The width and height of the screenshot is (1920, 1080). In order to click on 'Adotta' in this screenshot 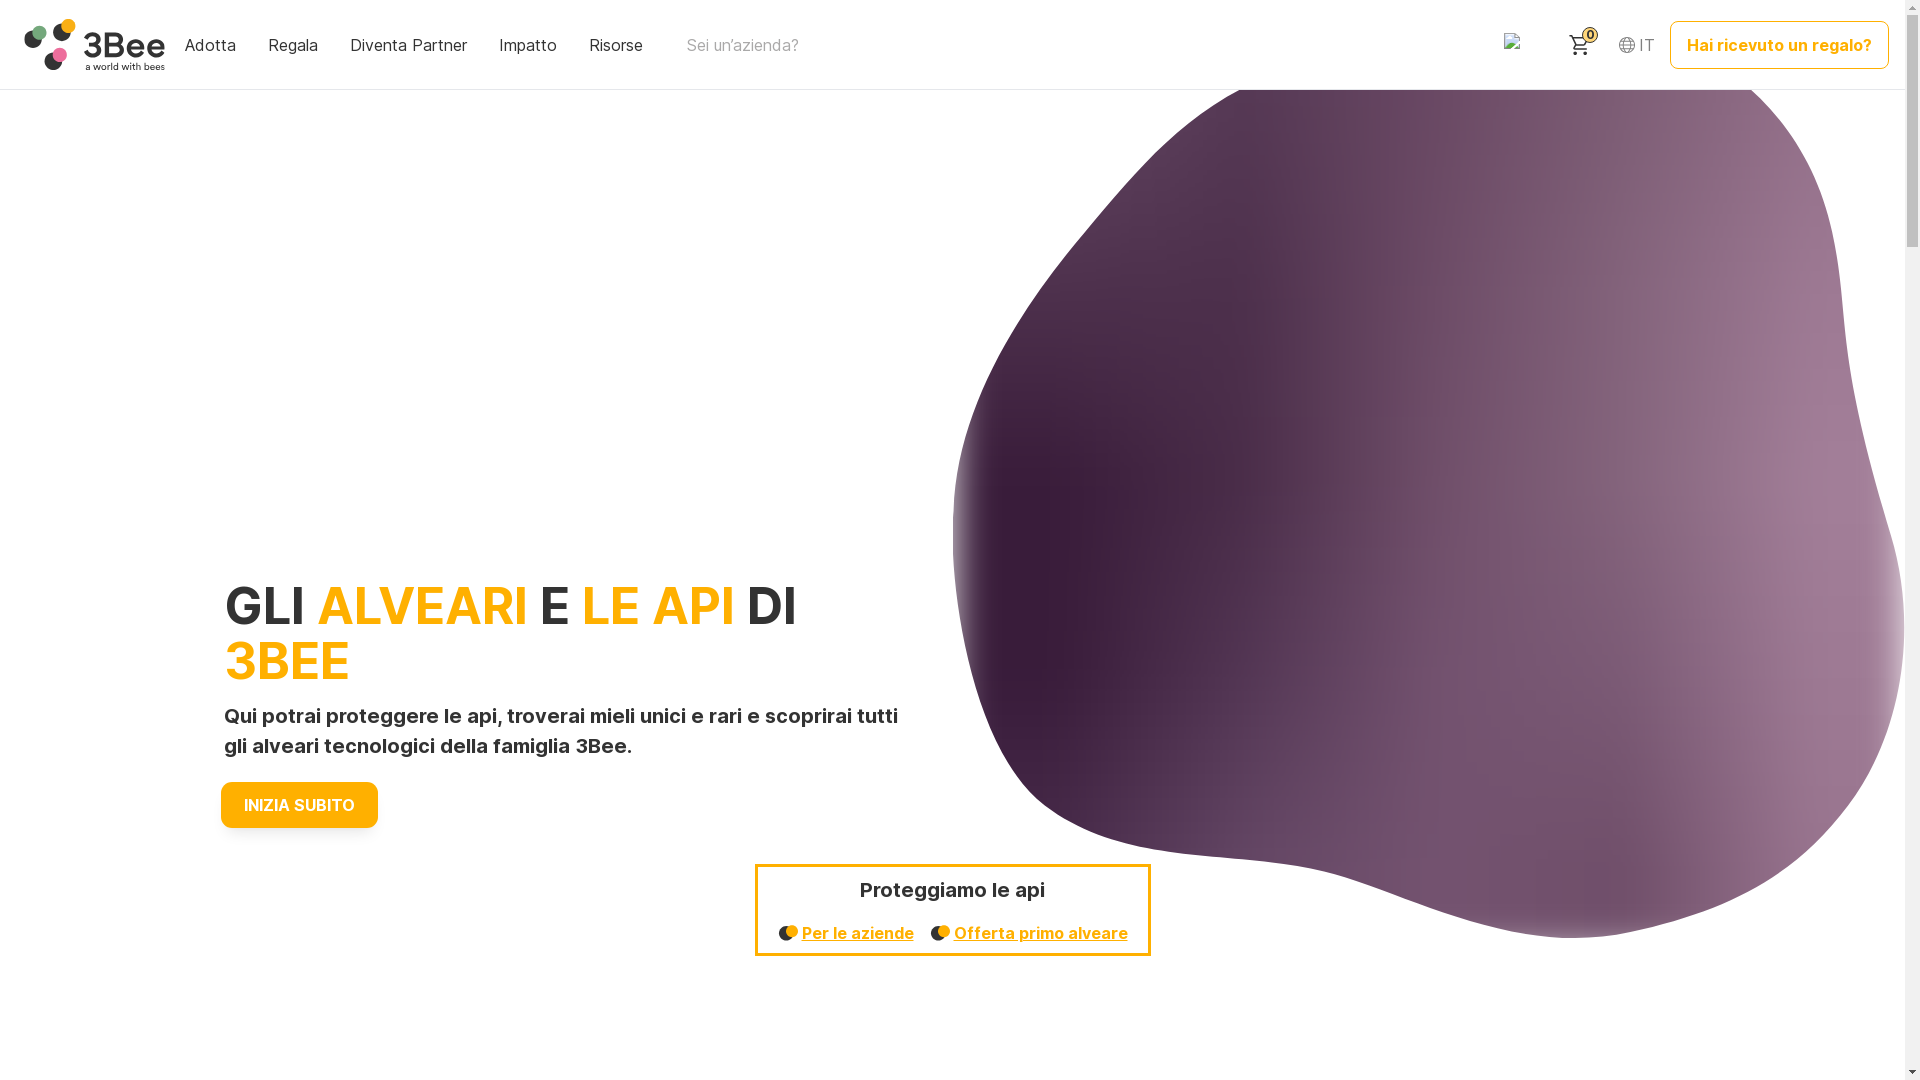, I will do `click(212, 43)`.